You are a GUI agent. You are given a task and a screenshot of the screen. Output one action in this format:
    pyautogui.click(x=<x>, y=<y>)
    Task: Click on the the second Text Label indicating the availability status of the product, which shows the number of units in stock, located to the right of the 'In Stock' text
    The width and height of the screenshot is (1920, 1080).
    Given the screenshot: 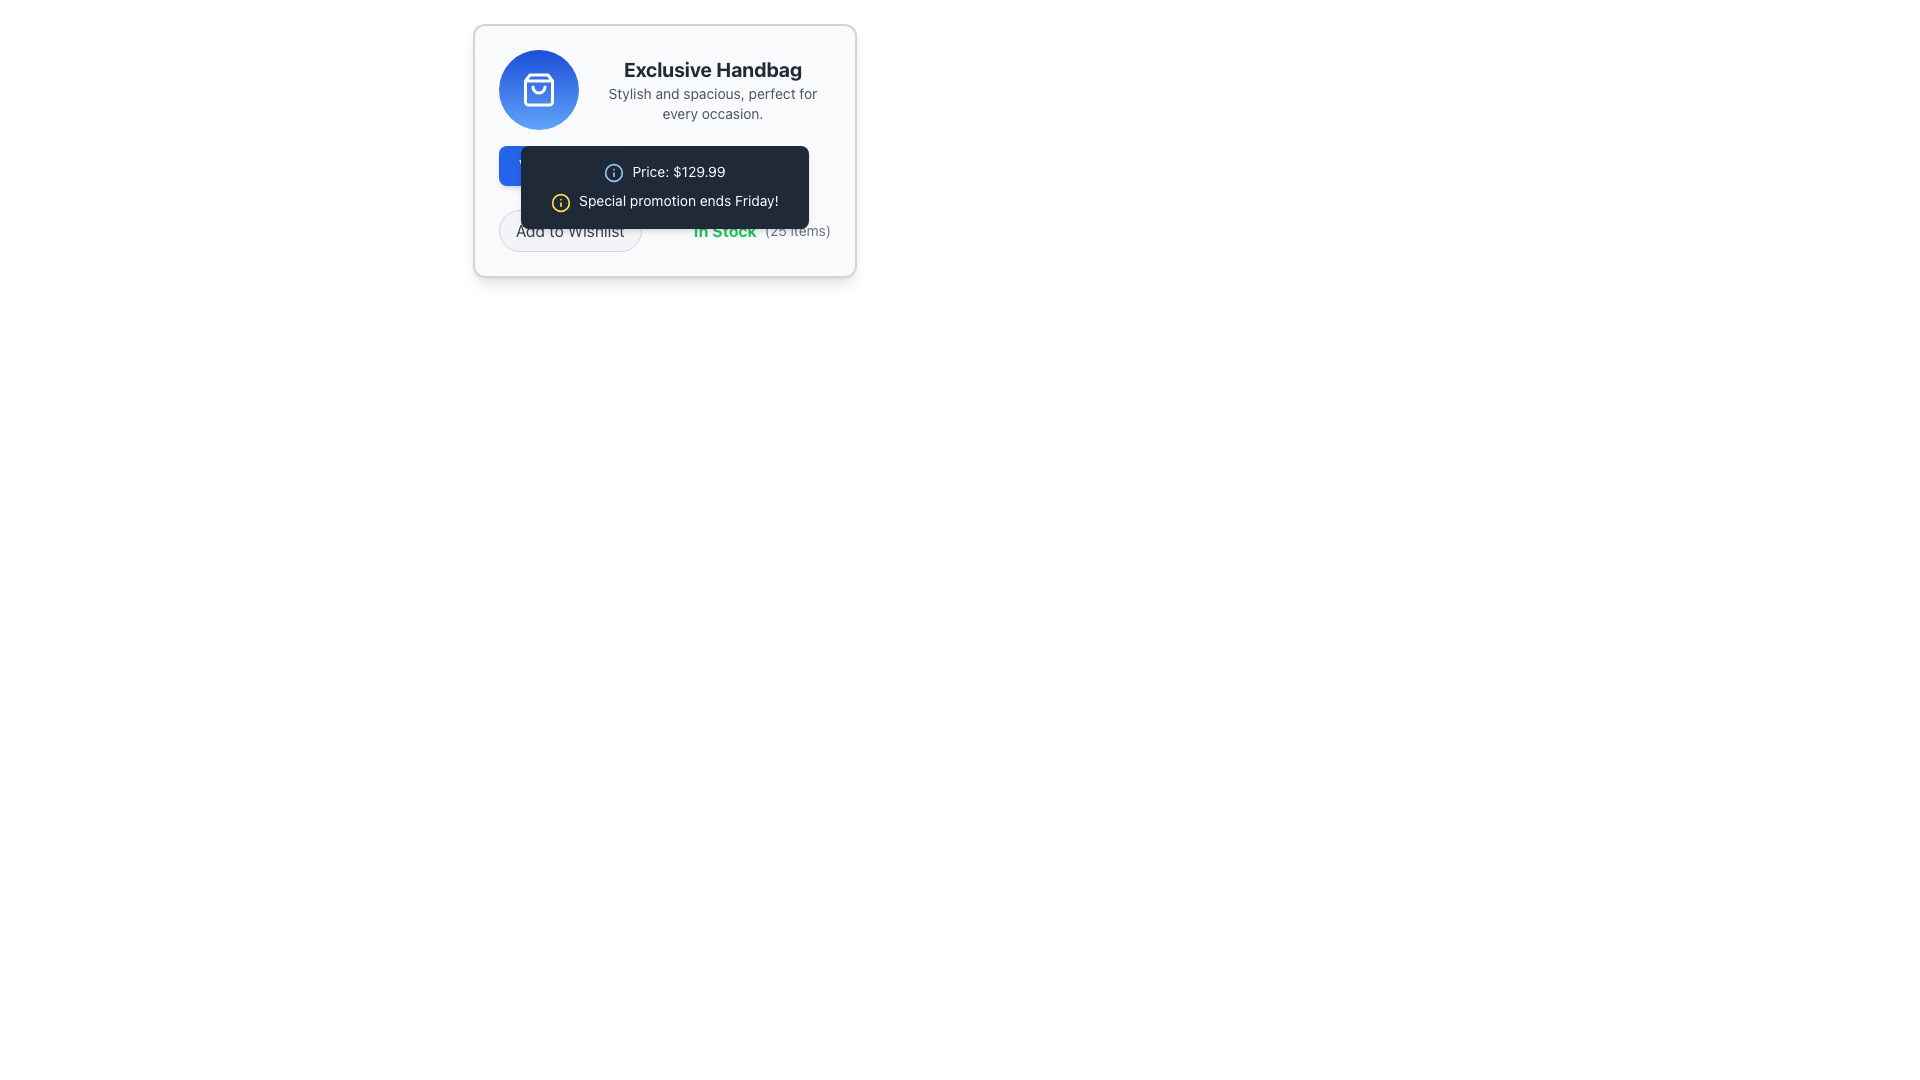 What is the action you would take?
    pyautogui.click(x=796, y=230)
    